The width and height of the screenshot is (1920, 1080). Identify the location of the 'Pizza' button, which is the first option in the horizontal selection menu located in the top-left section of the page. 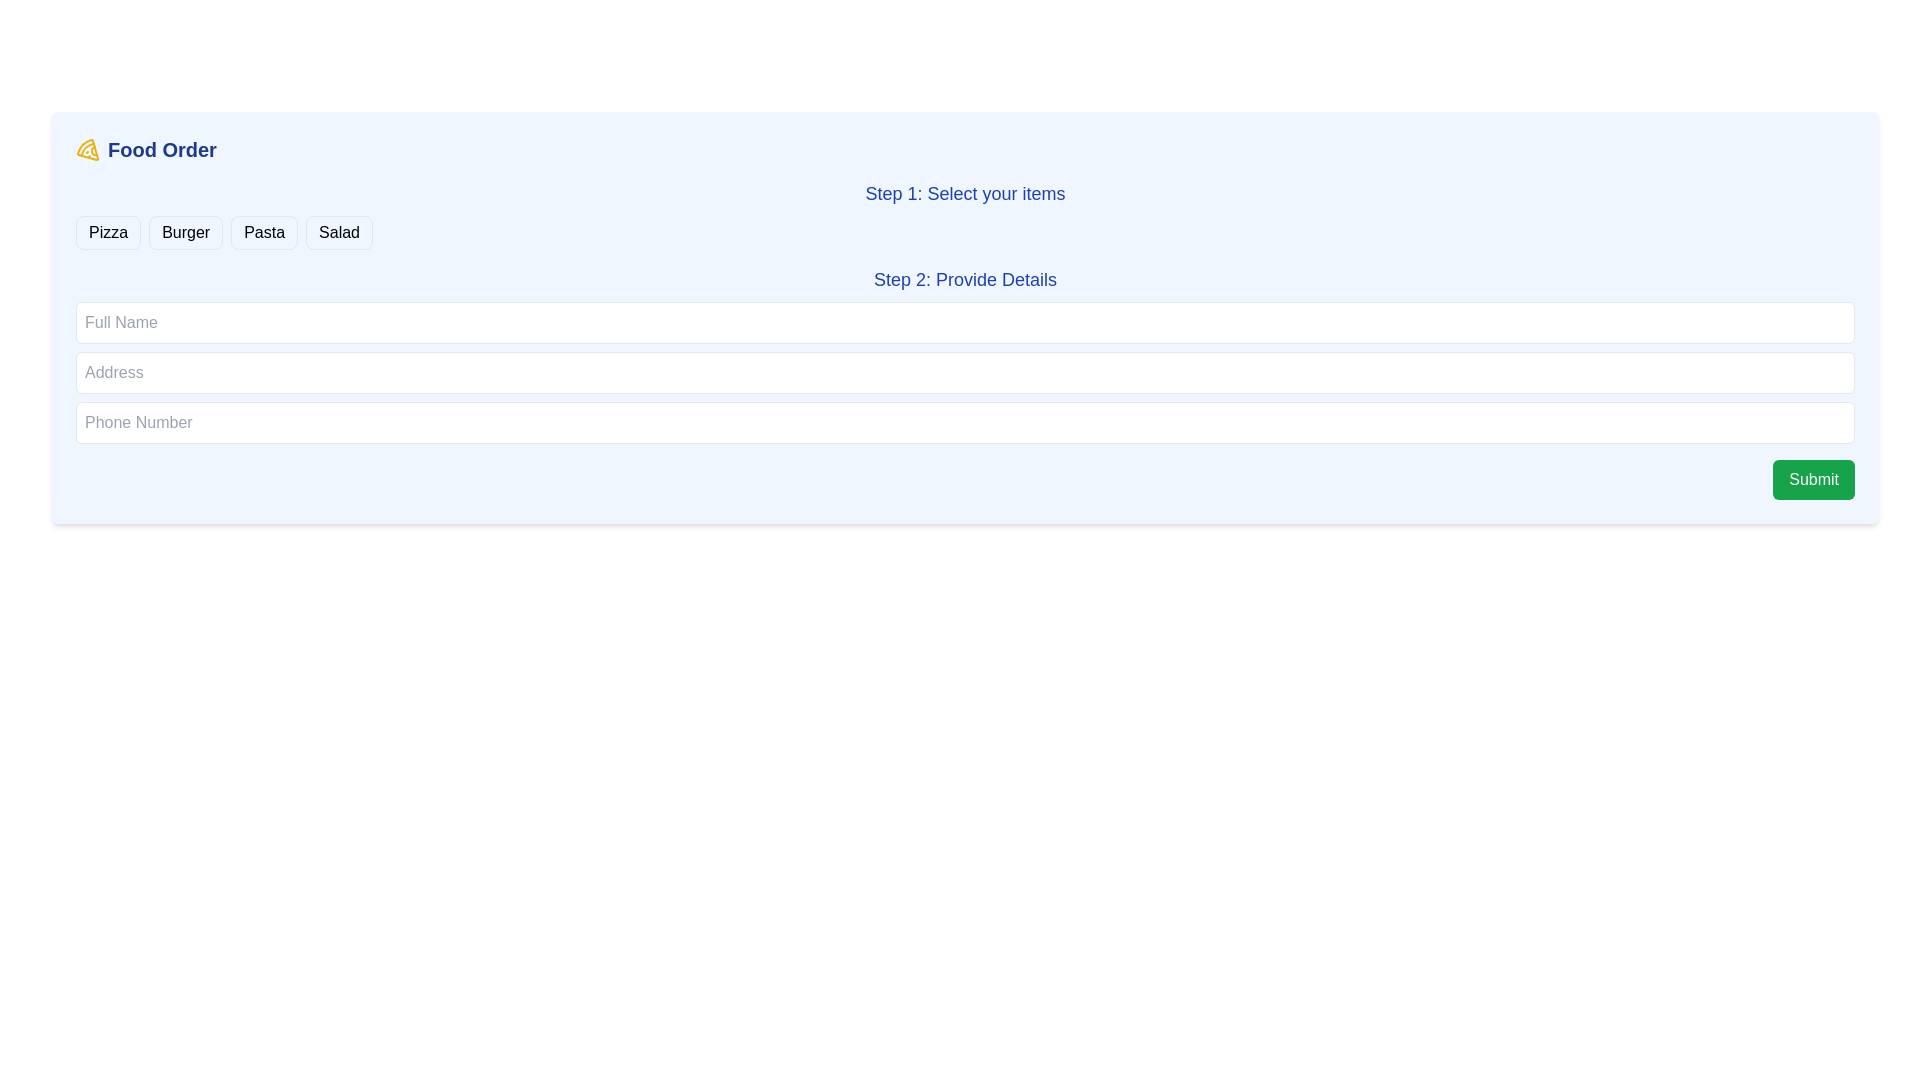
(107, 231).